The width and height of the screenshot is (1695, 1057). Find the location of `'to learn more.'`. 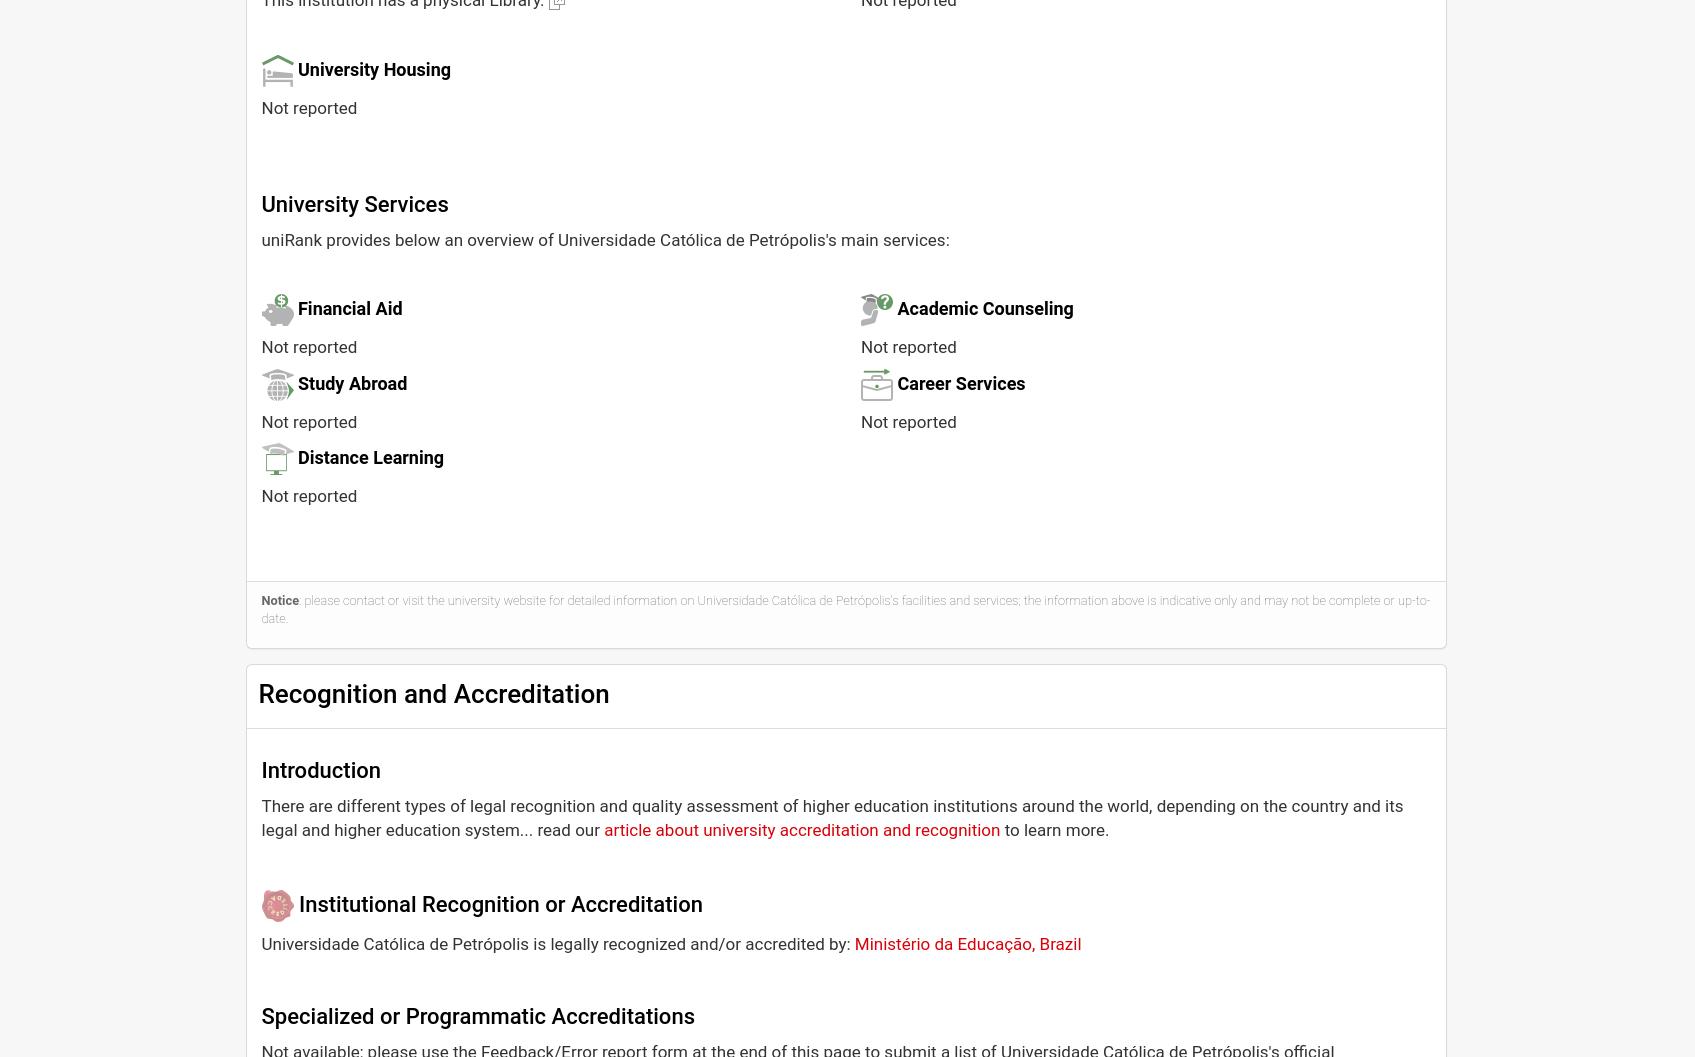

'to learn more.' is located at coordinates (1054, 829).